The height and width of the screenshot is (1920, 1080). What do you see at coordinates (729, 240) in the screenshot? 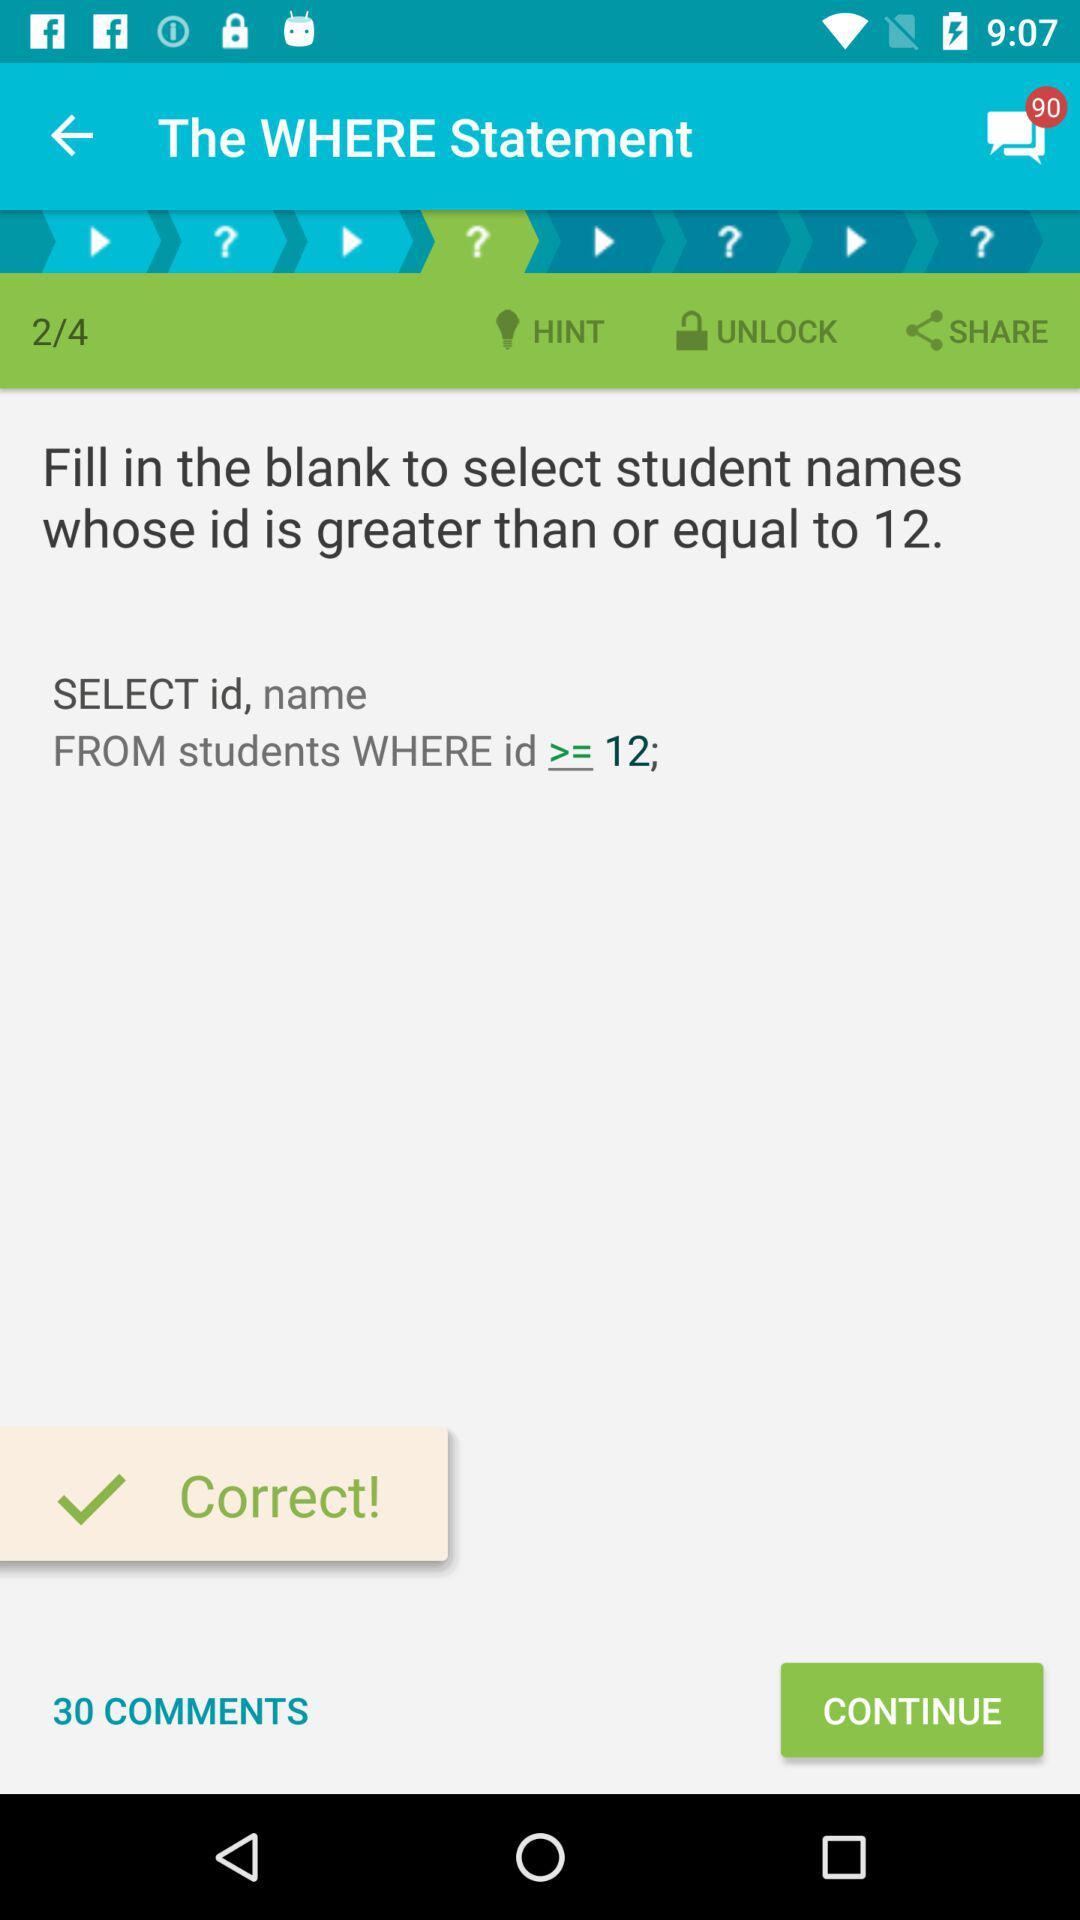
I see `the third question mark in the page` at bounding box center [729, 240].